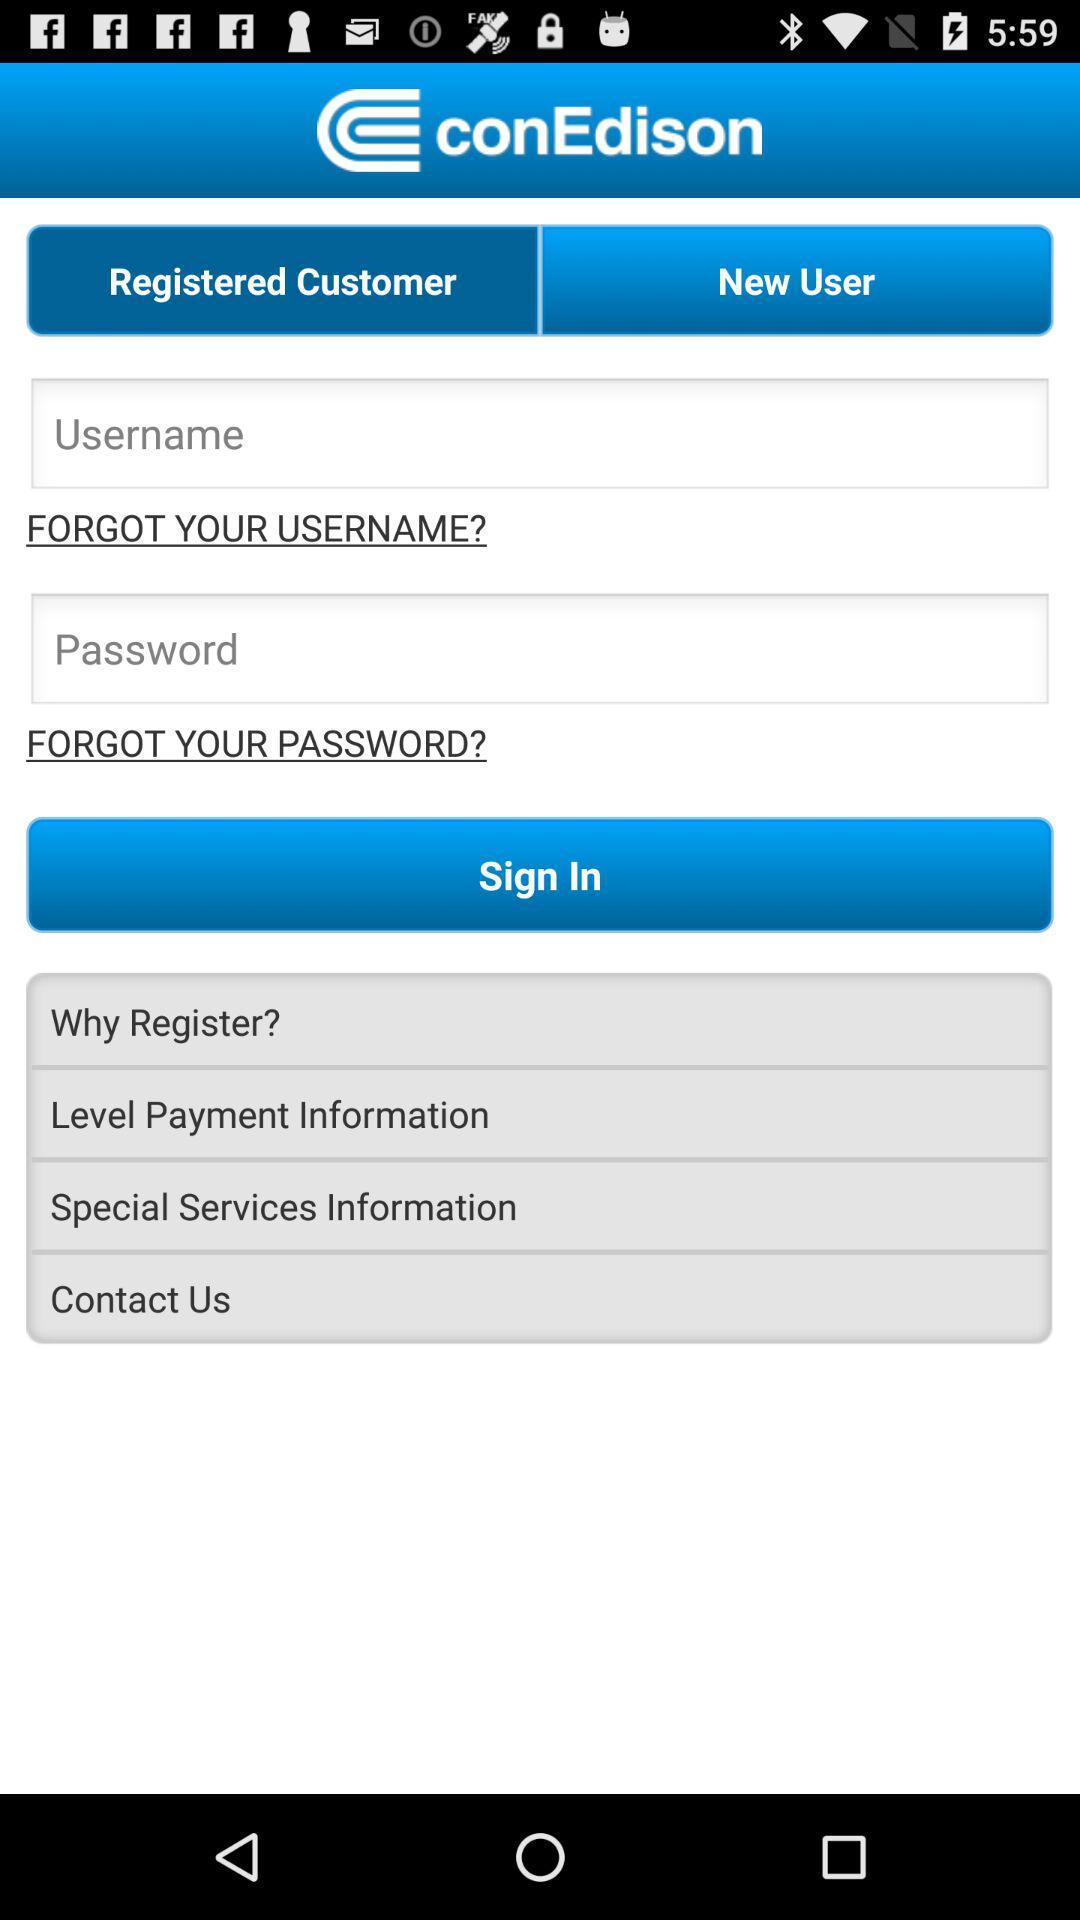 This screenshot has height=1920, width=1080. Describe the element at coordinates (540, 1021) in the screenshot. I see `item below the sign in item` at that location.